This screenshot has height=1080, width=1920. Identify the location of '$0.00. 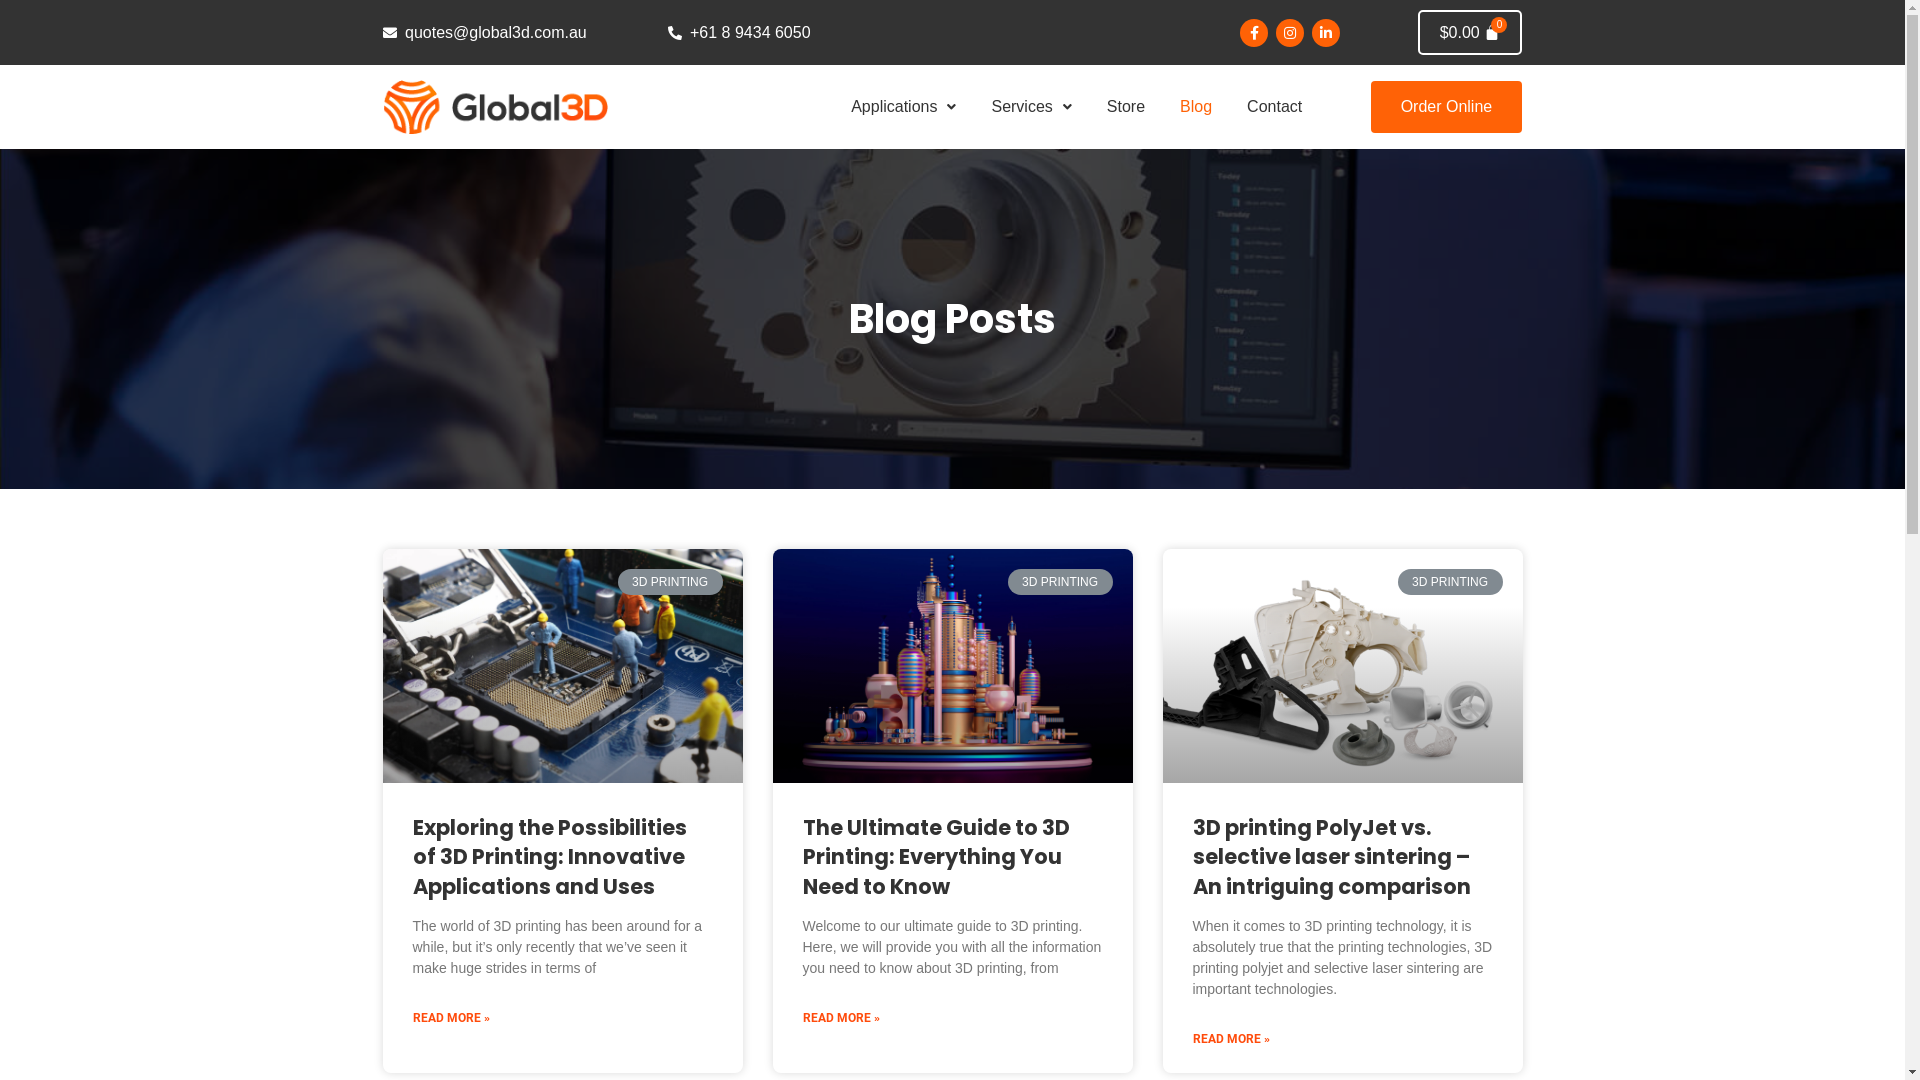
(1470, 32).